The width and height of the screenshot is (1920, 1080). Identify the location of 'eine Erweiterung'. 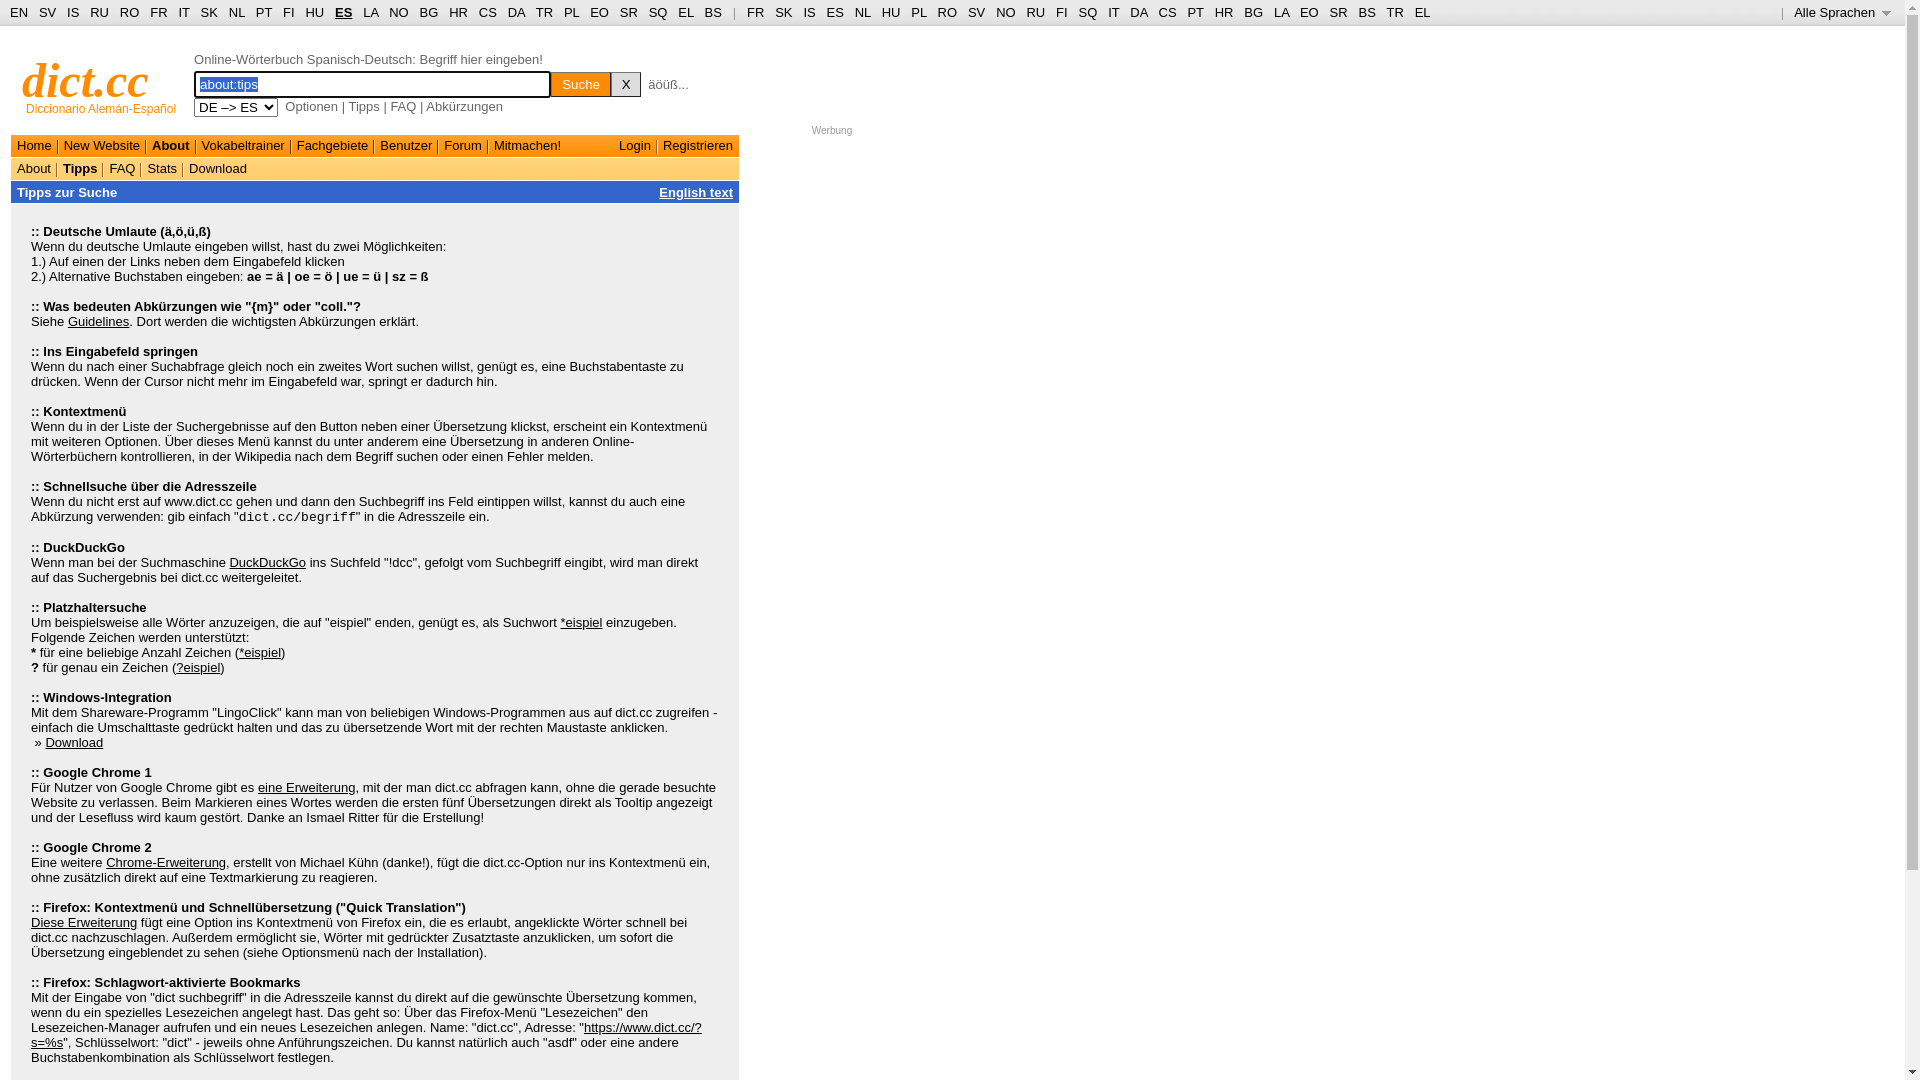
(306, 786).